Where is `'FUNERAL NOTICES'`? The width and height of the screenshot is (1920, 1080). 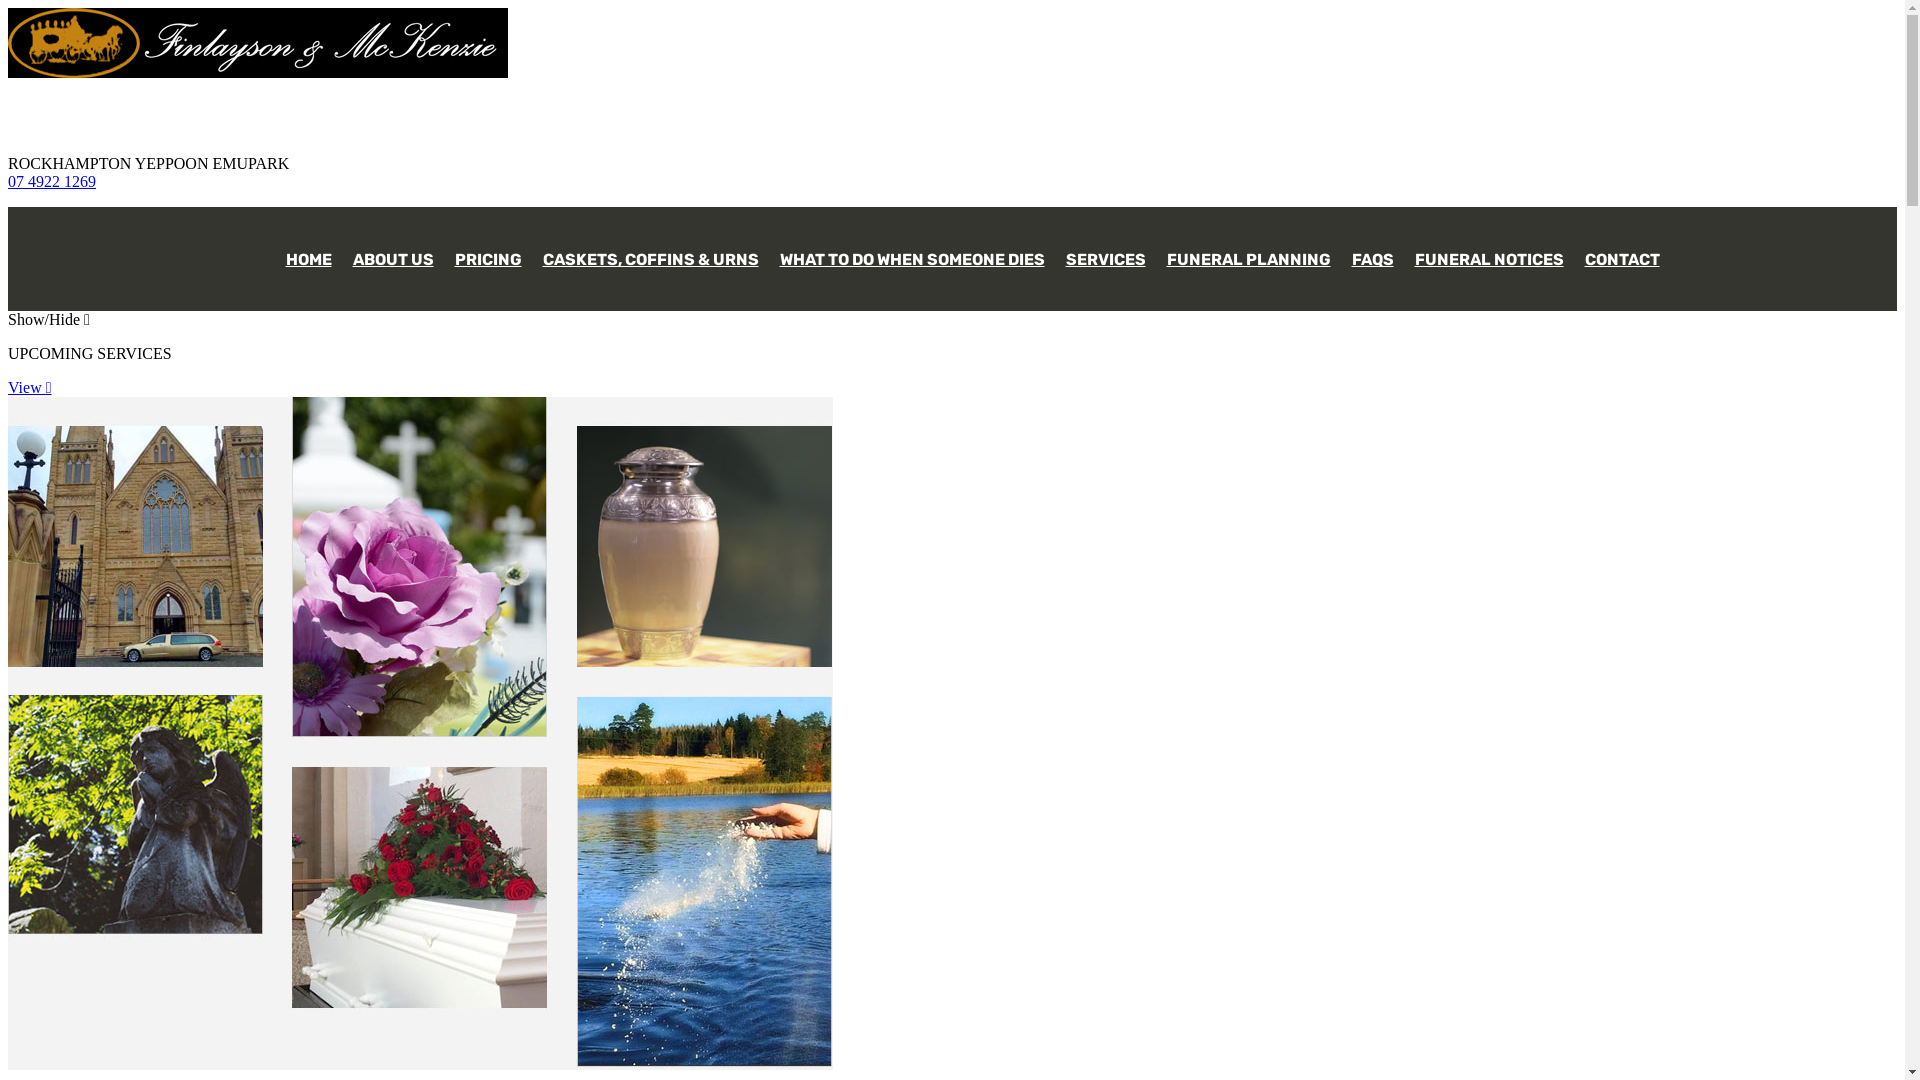
'FUNERAL NOTICES' is located at coordinates (1489, 249).